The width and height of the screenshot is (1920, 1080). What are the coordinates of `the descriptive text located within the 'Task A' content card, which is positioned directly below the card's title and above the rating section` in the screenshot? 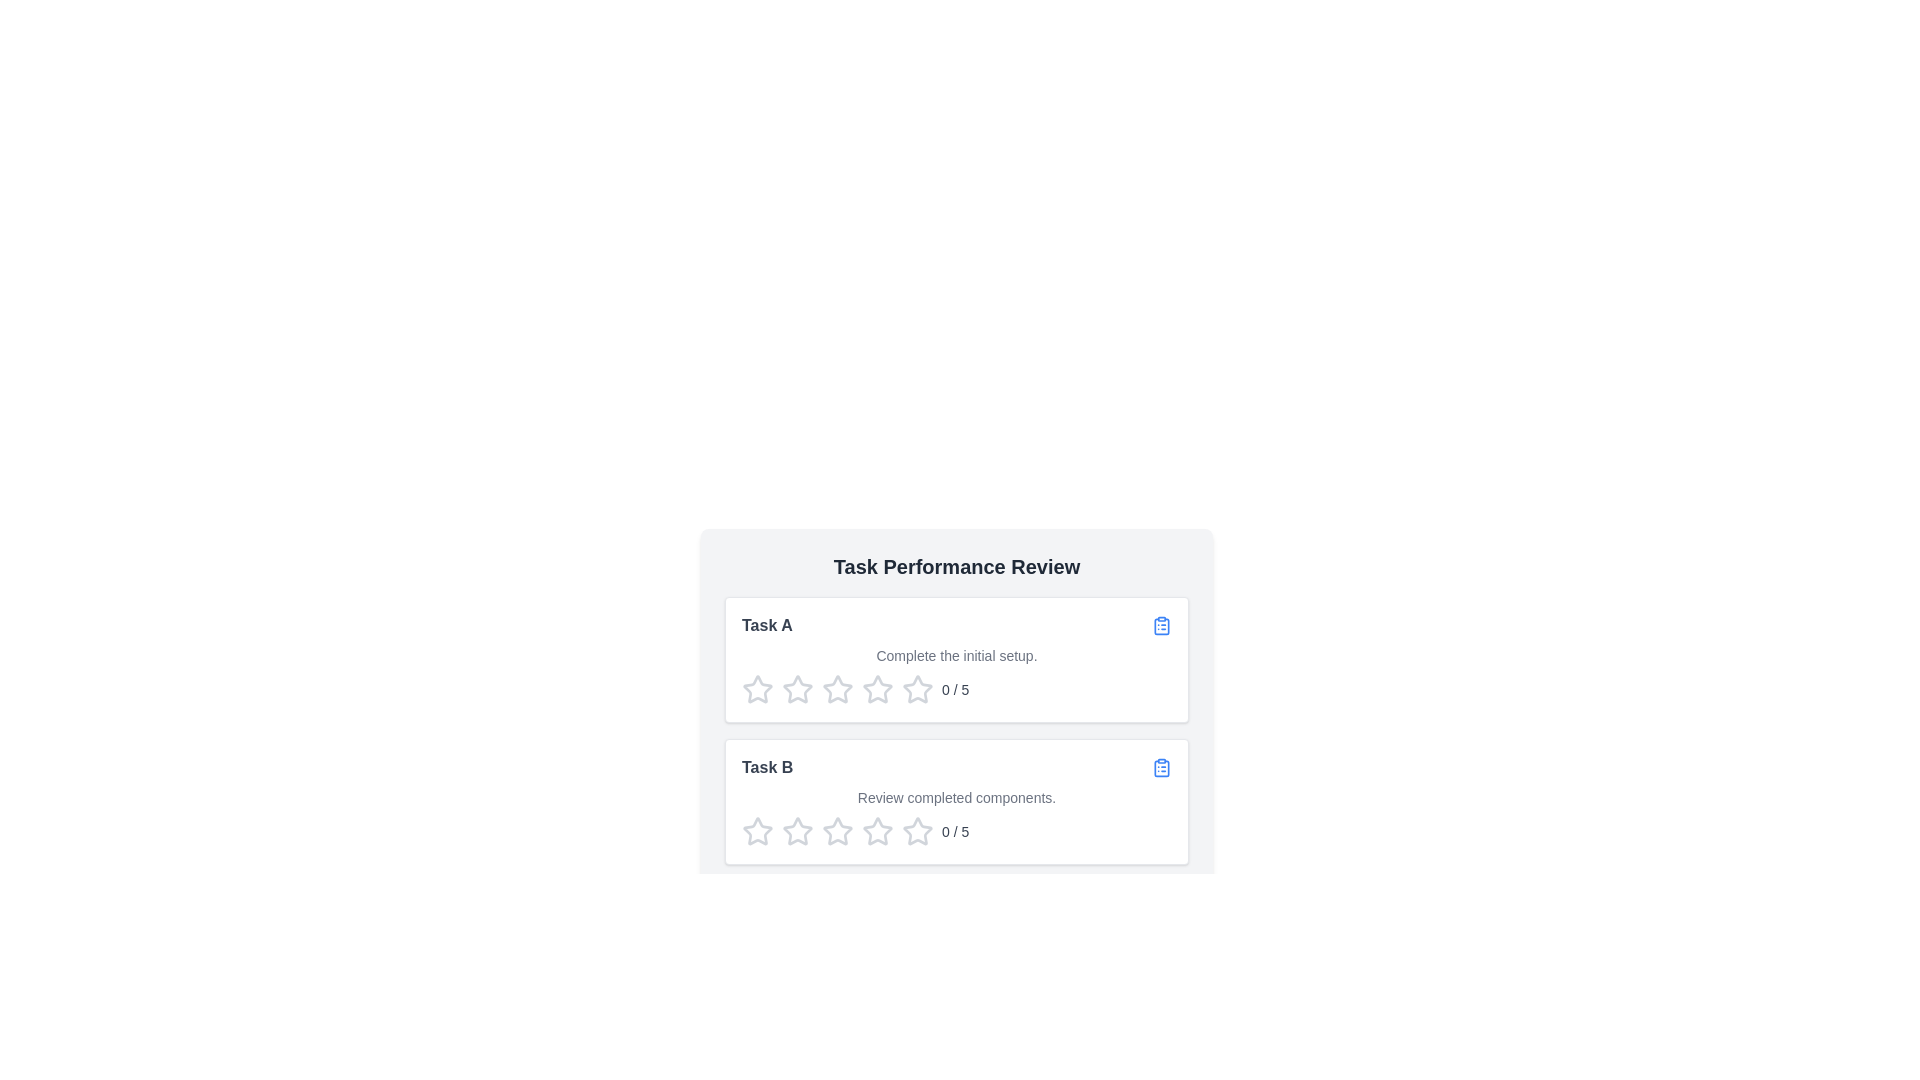 It's located at (955, 655).